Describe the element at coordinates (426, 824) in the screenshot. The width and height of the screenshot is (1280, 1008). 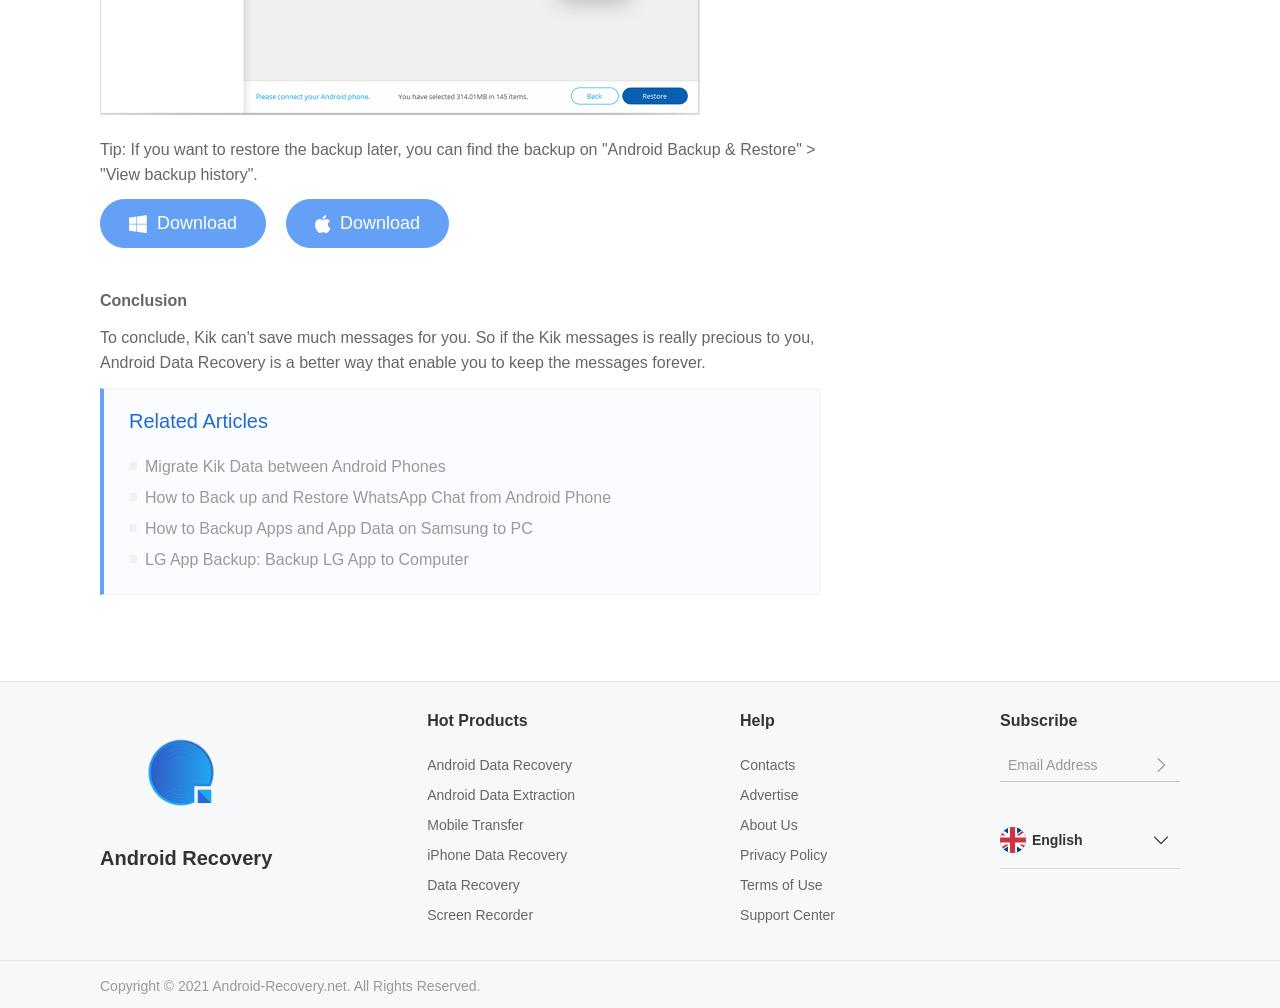
I see `'Mobile Transfer'` at that location.